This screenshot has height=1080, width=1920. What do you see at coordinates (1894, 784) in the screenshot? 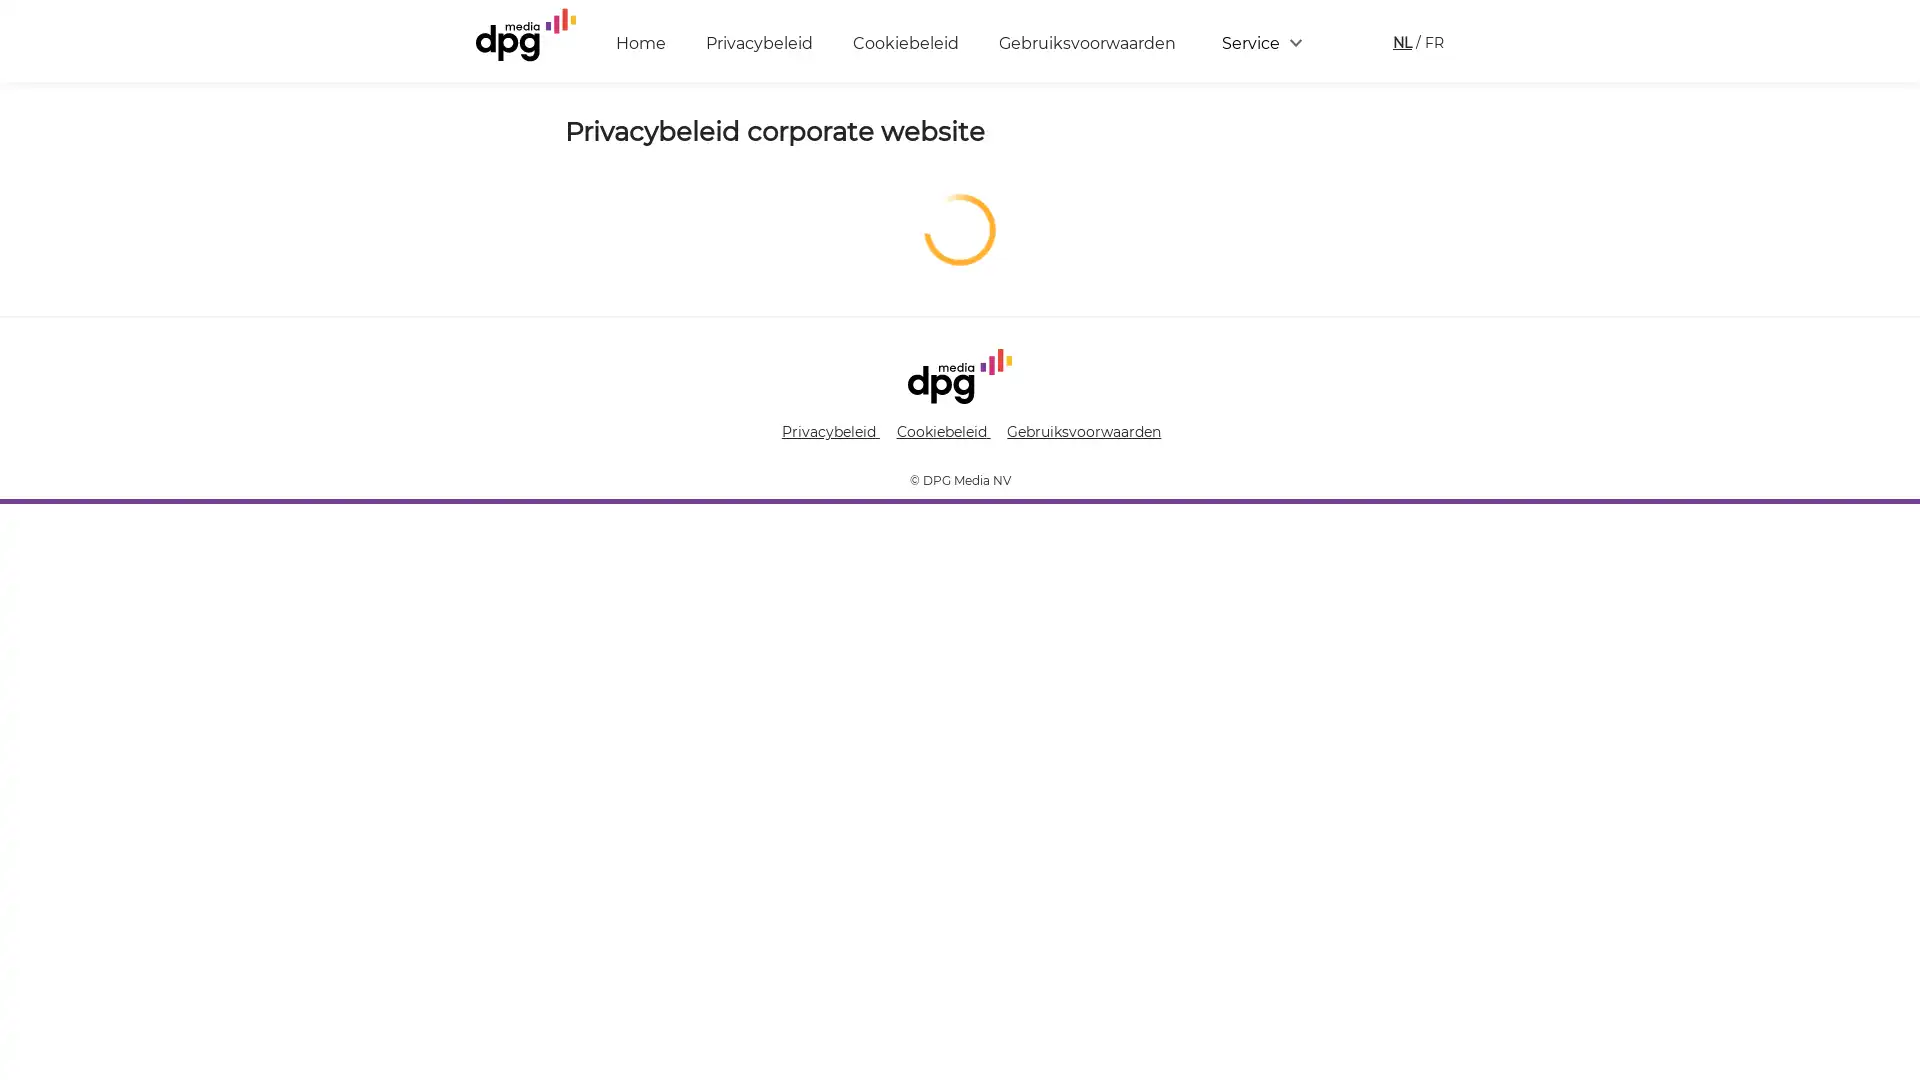
I see `close icon` at bounding box center [1894, 784].